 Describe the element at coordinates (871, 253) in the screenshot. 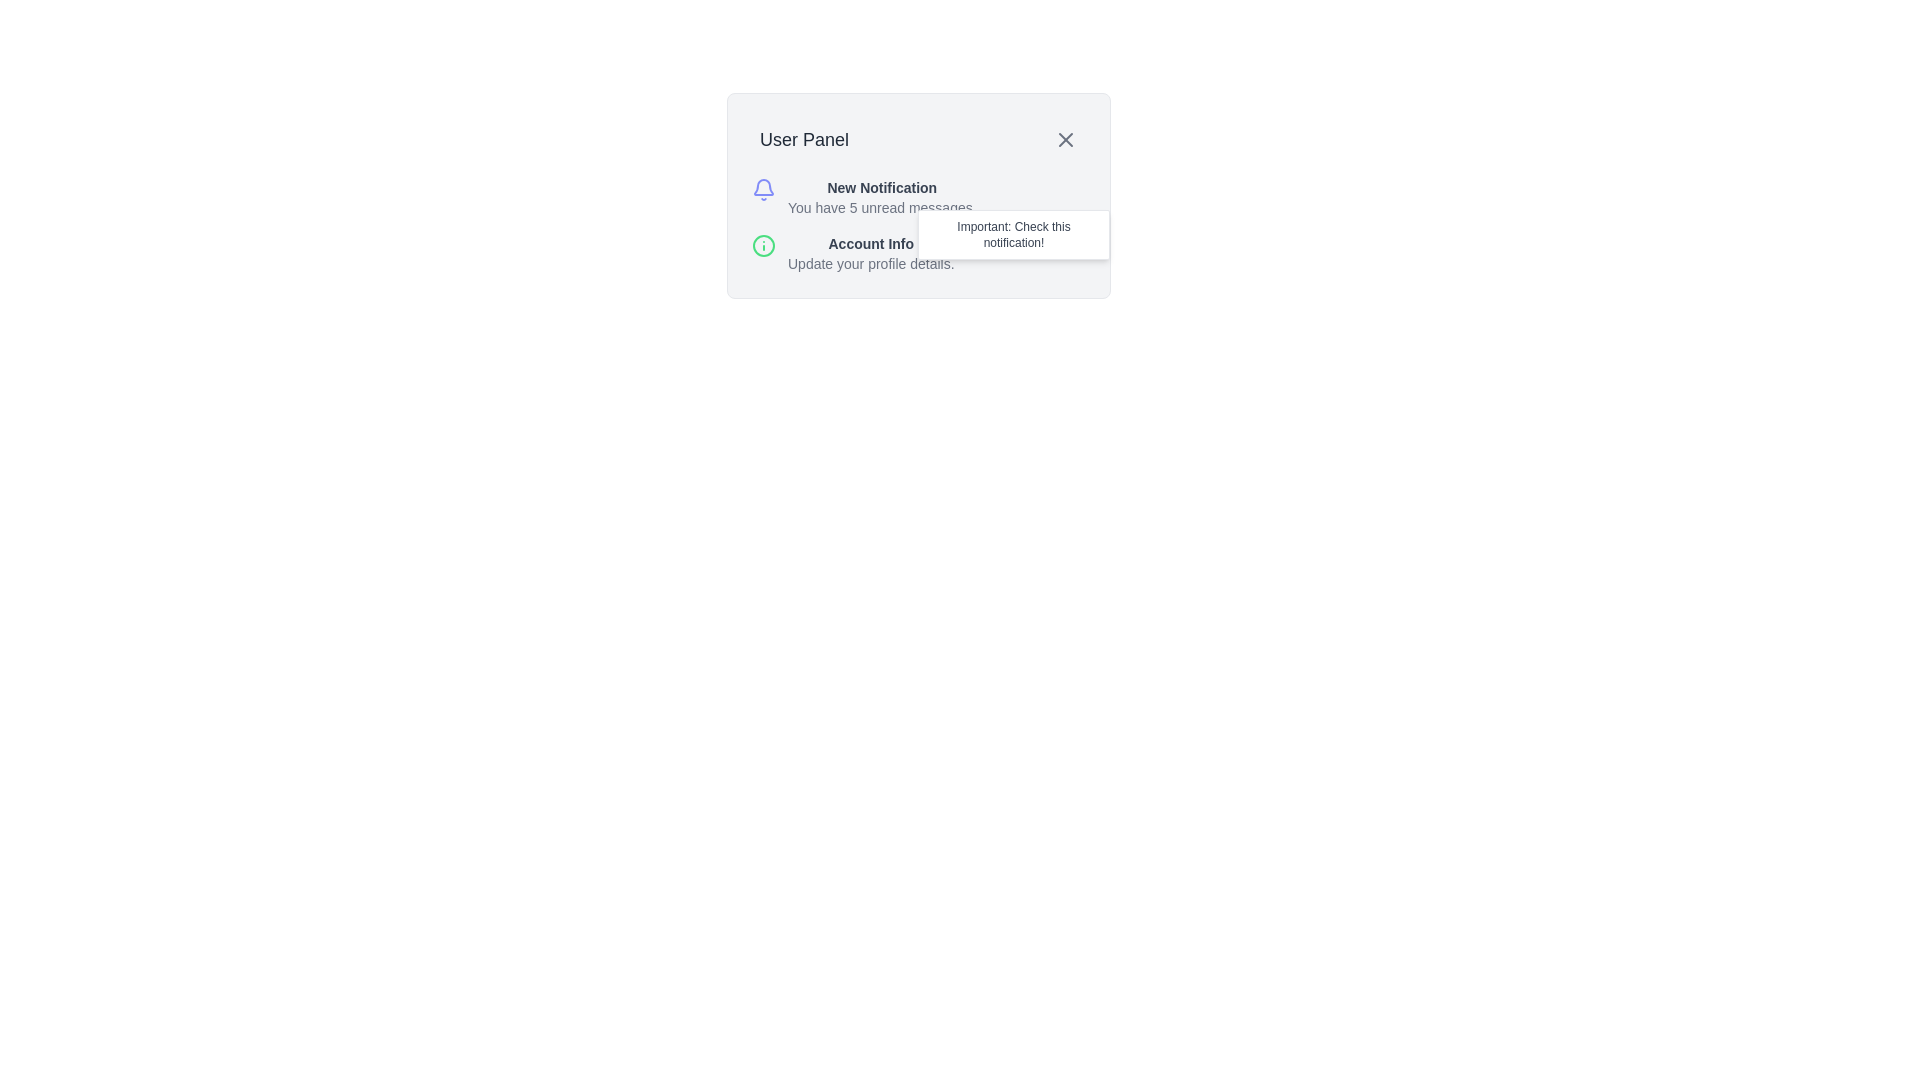

I see `descriptive text label located in the 'User Panel' below the 'New Notification' entry` at that location.